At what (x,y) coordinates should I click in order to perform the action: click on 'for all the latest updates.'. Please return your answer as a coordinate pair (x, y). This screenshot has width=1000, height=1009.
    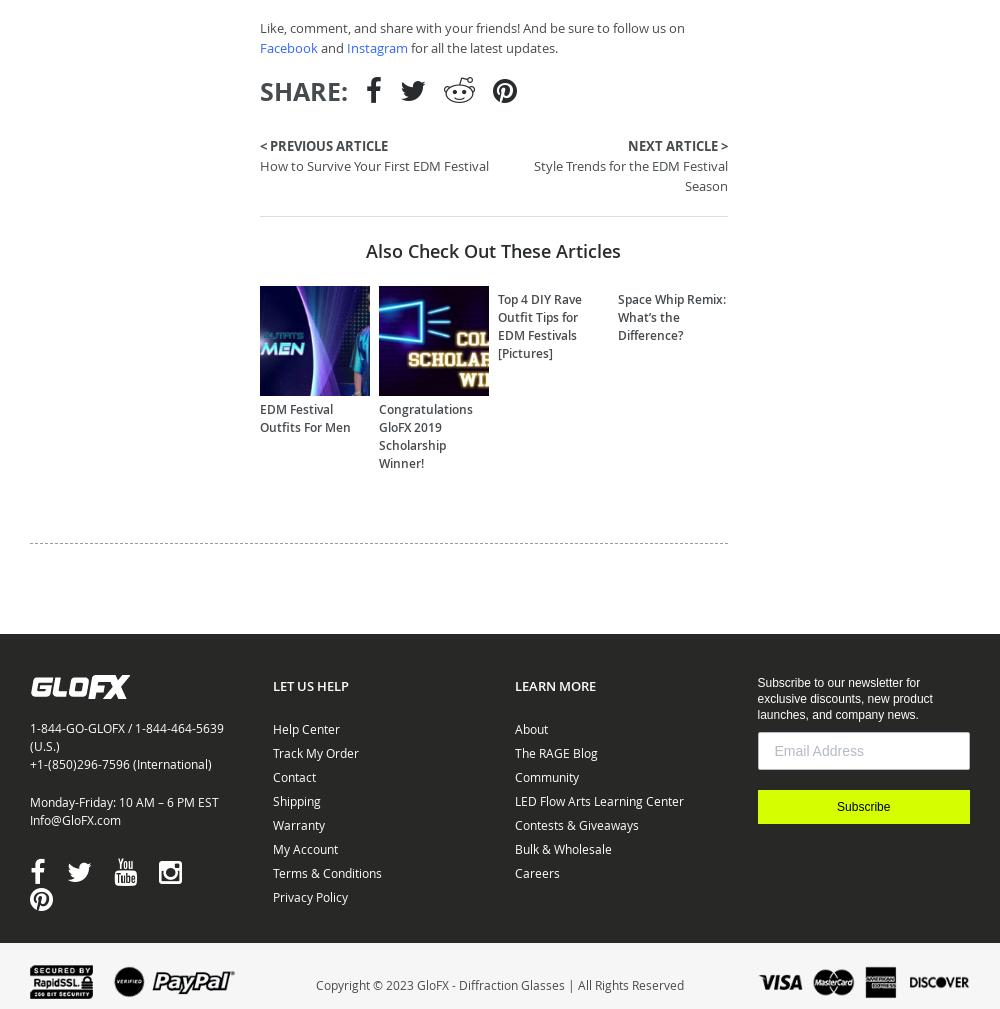
    Looking at the image, I should click on (482, 46).